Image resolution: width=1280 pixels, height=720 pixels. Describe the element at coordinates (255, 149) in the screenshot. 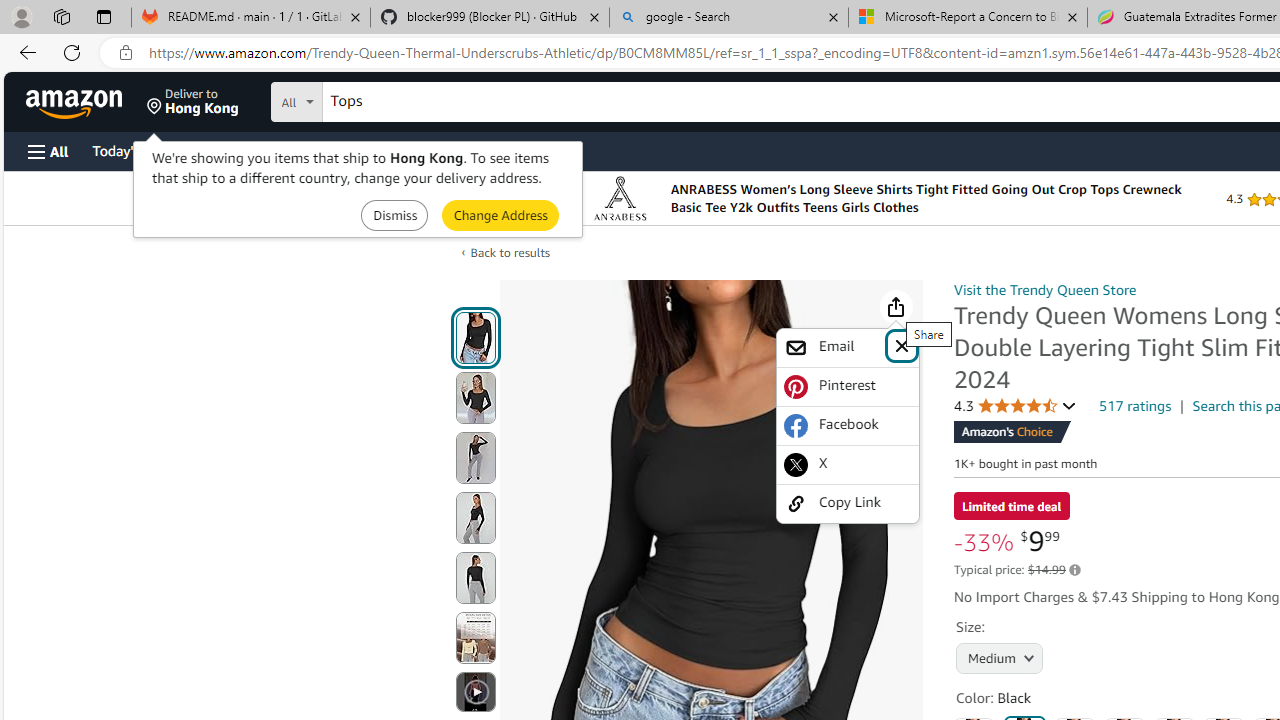

I see `'Customer Service'` at that location.